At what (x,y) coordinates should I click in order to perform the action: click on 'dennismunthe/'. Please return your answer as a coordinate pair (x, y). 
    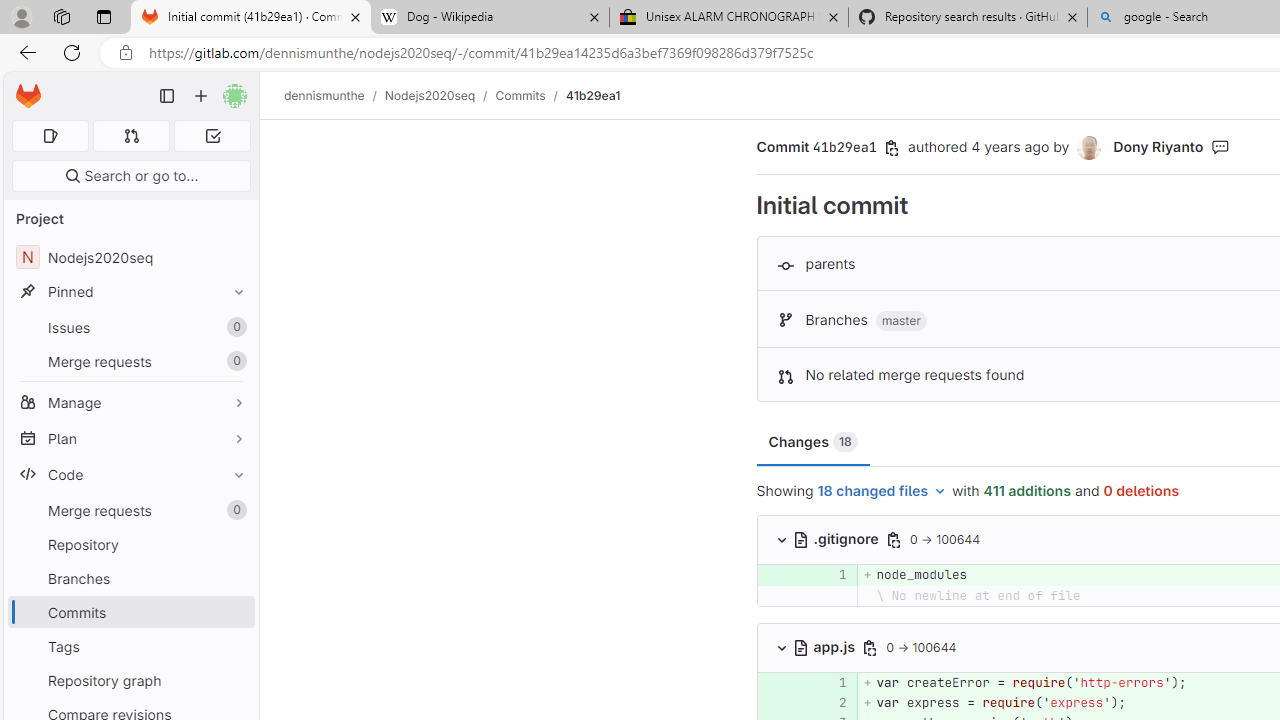
    Looking at the image, I should click on (334, 95).